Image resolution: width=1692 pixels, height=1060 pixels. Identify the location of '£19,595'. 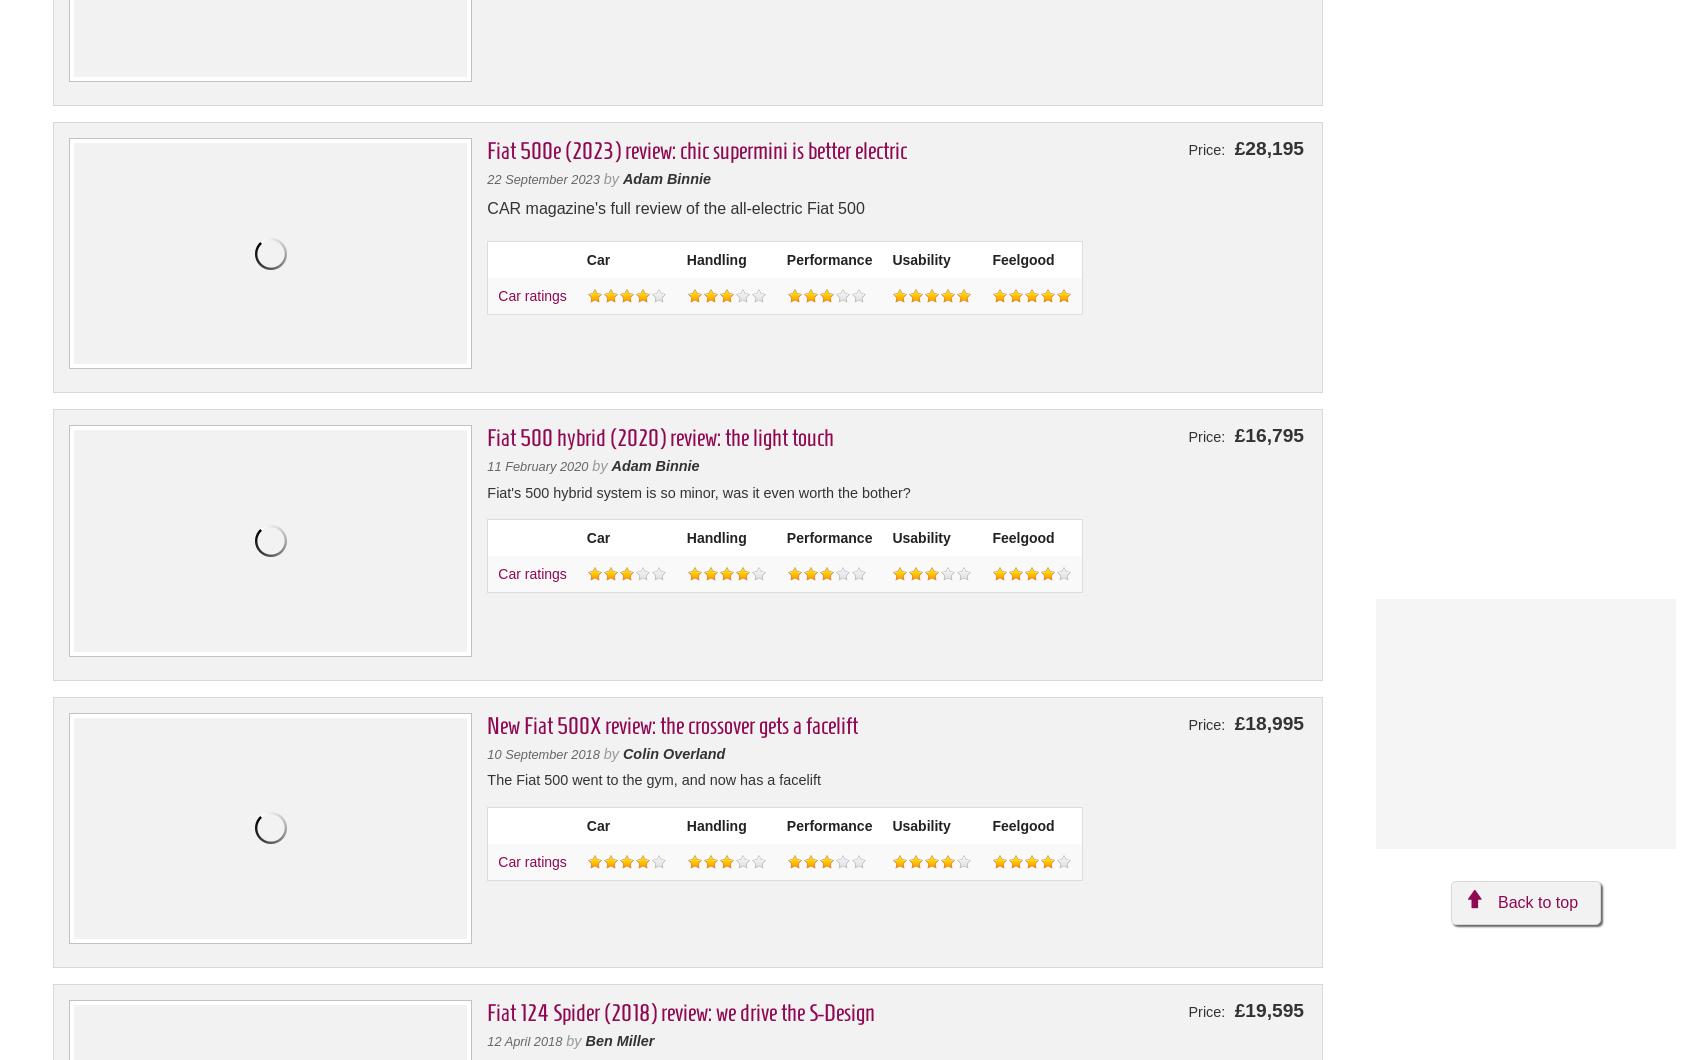
(1229, 1008).